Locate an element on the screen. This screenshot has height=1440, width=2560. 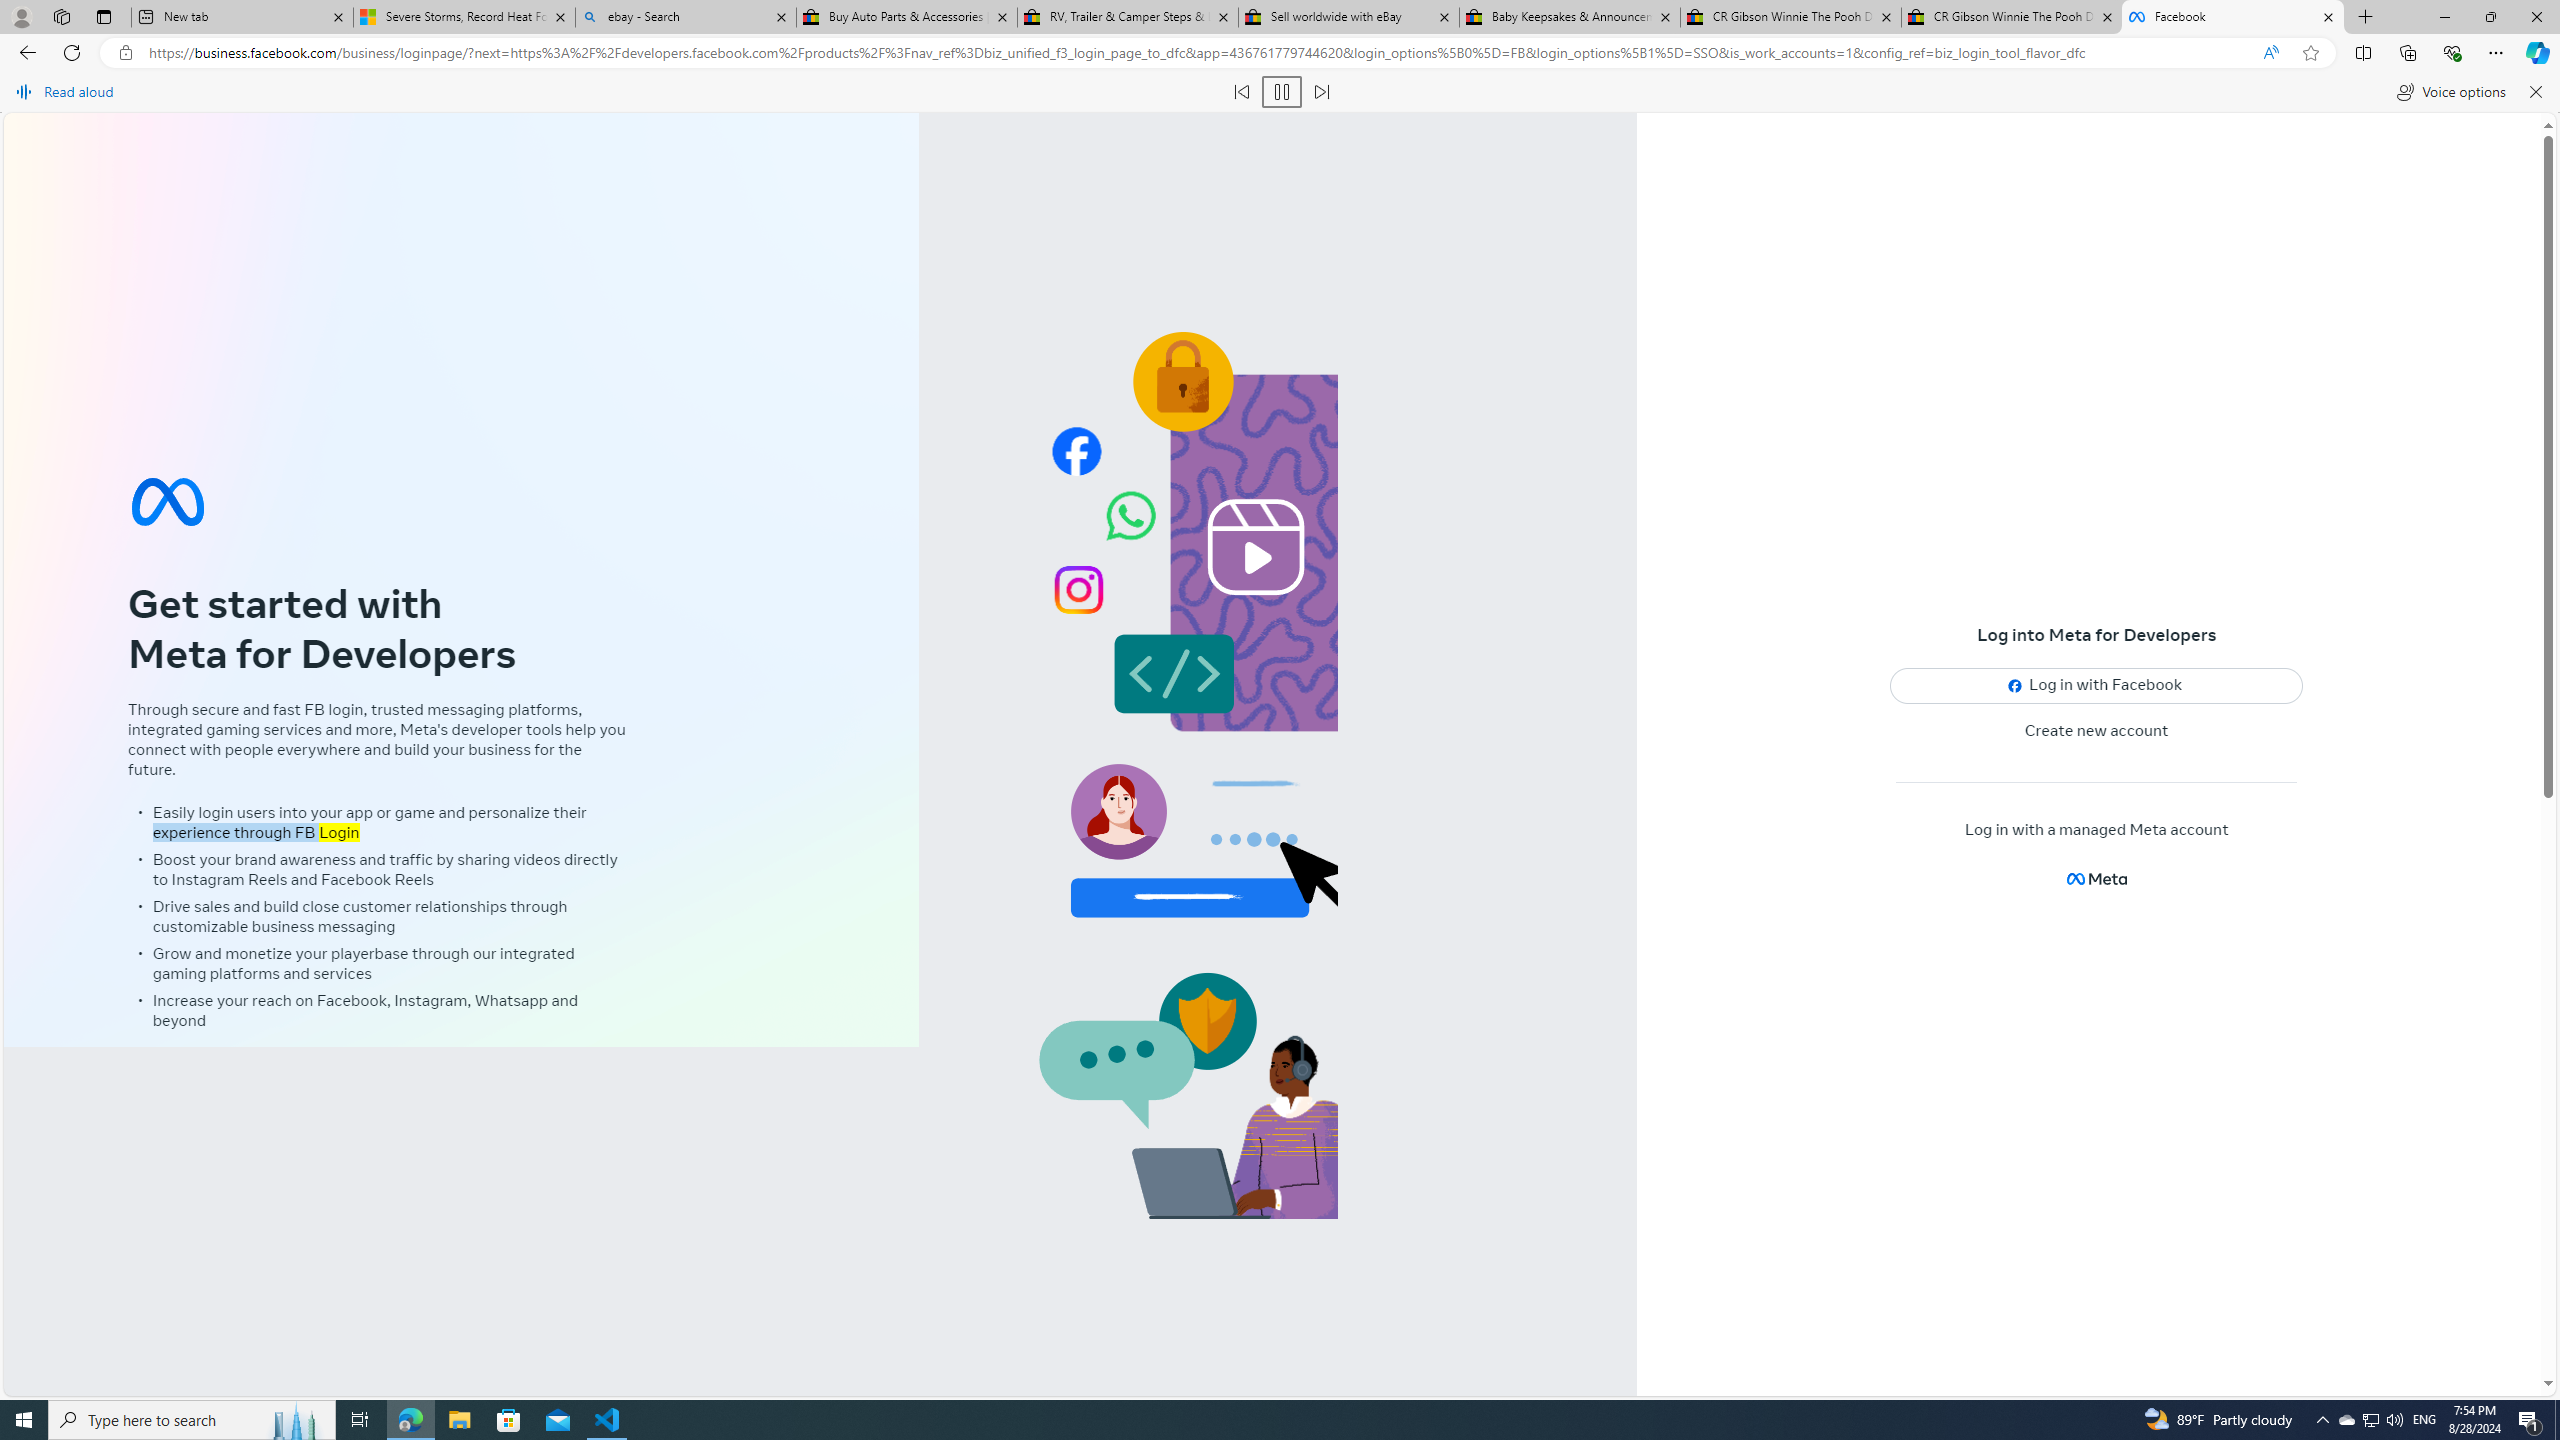
'Meta logo' is located at coordinates (2095, 878).